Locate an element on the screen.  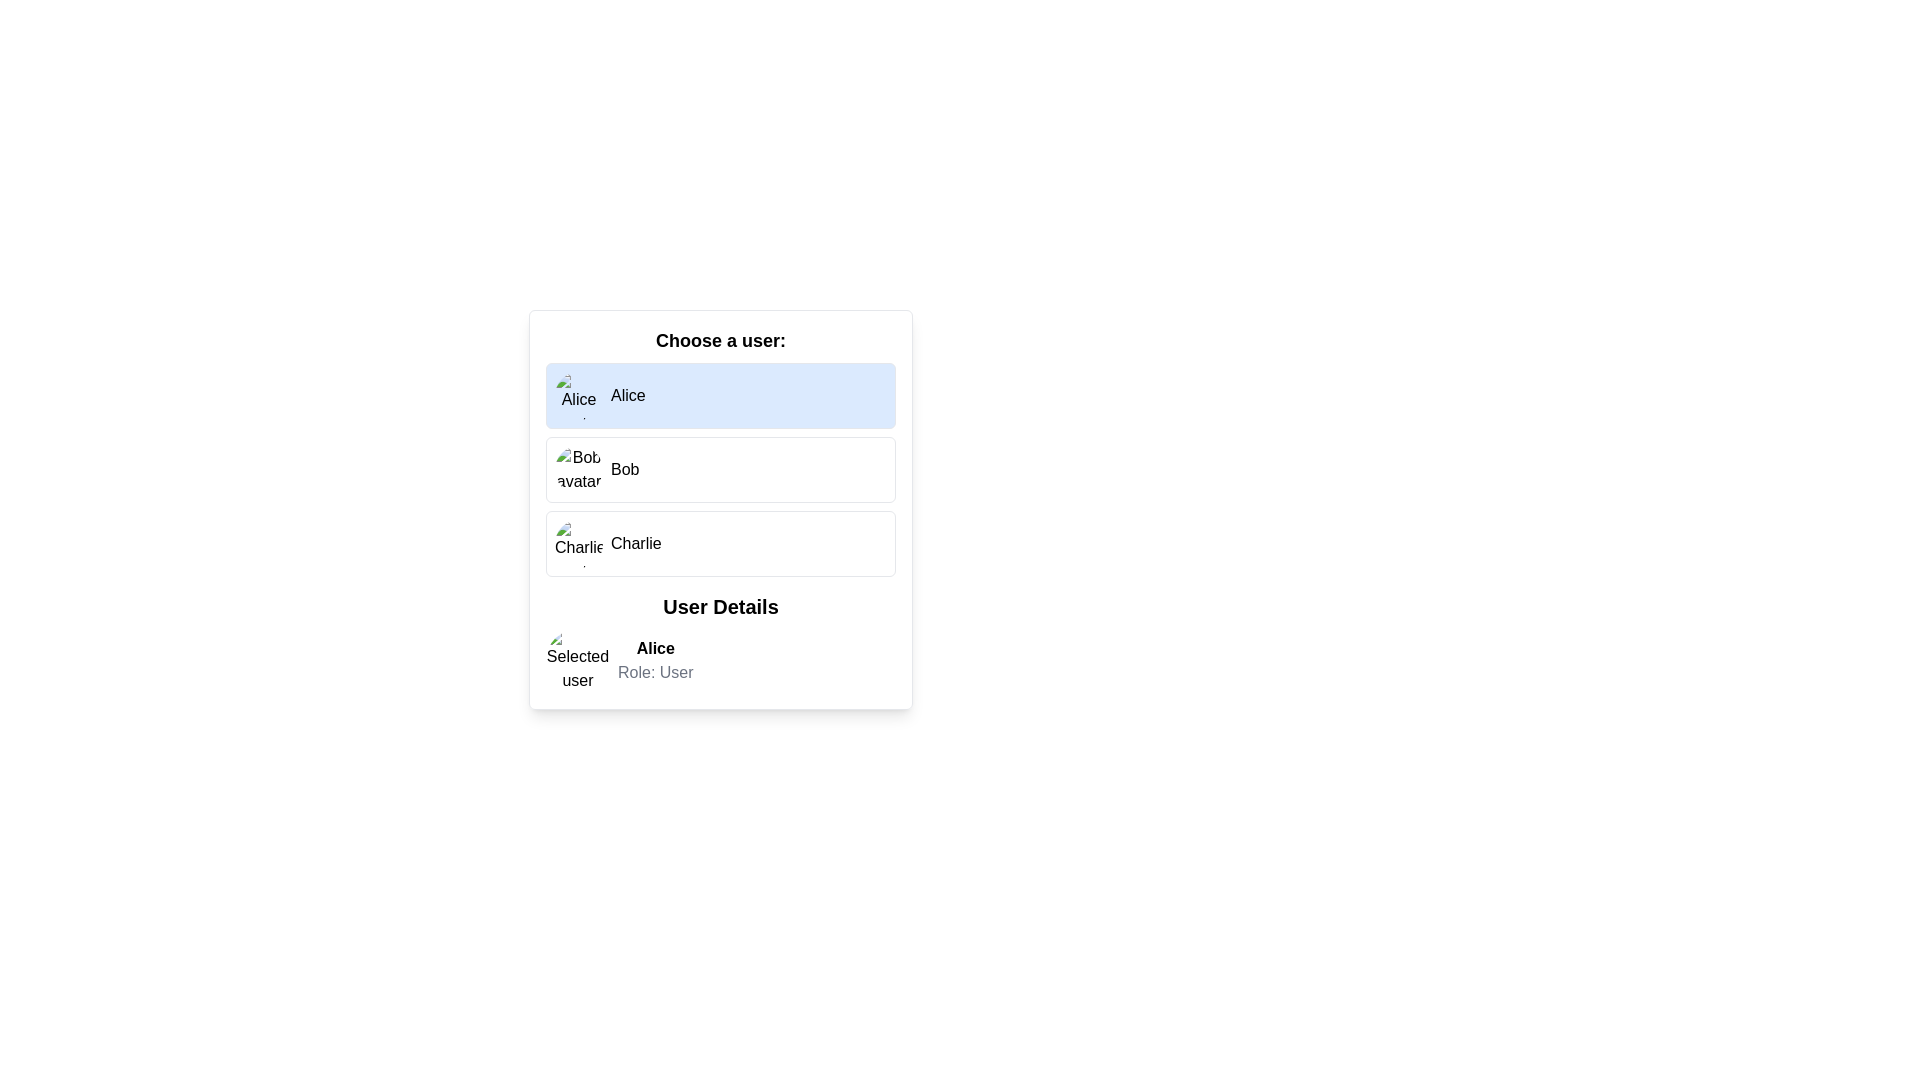
the text label displaying 'Alice' which is located within the 'Choose a user' section, aligned with an avatar image on its left is located at coordinates (627, 396).